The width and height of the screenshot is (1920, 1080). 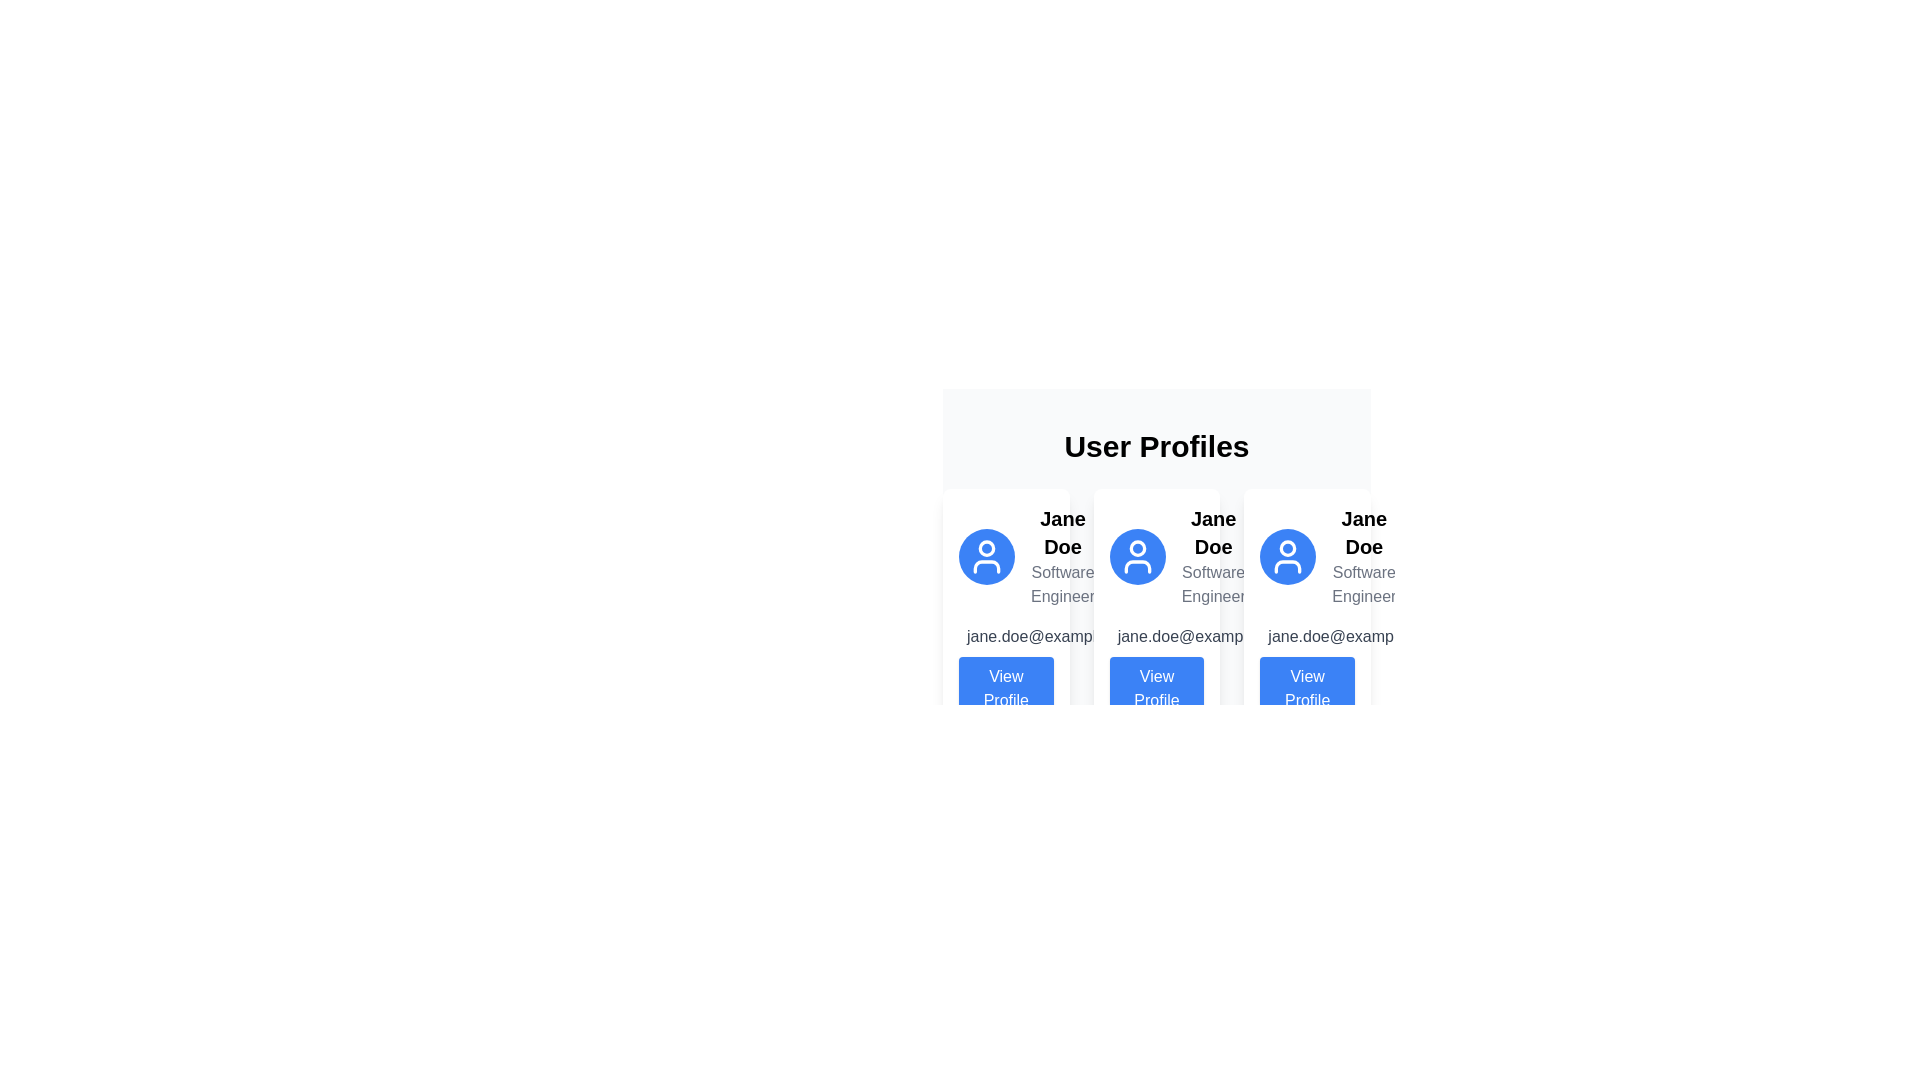 What do you see at coordinates (1288, 548) in the screenshot?
I see `the circular part representing the head in the user profile illustration, located at the center-top of the rightmost user card in a series of three cards` at bounding box center [1288, 548].